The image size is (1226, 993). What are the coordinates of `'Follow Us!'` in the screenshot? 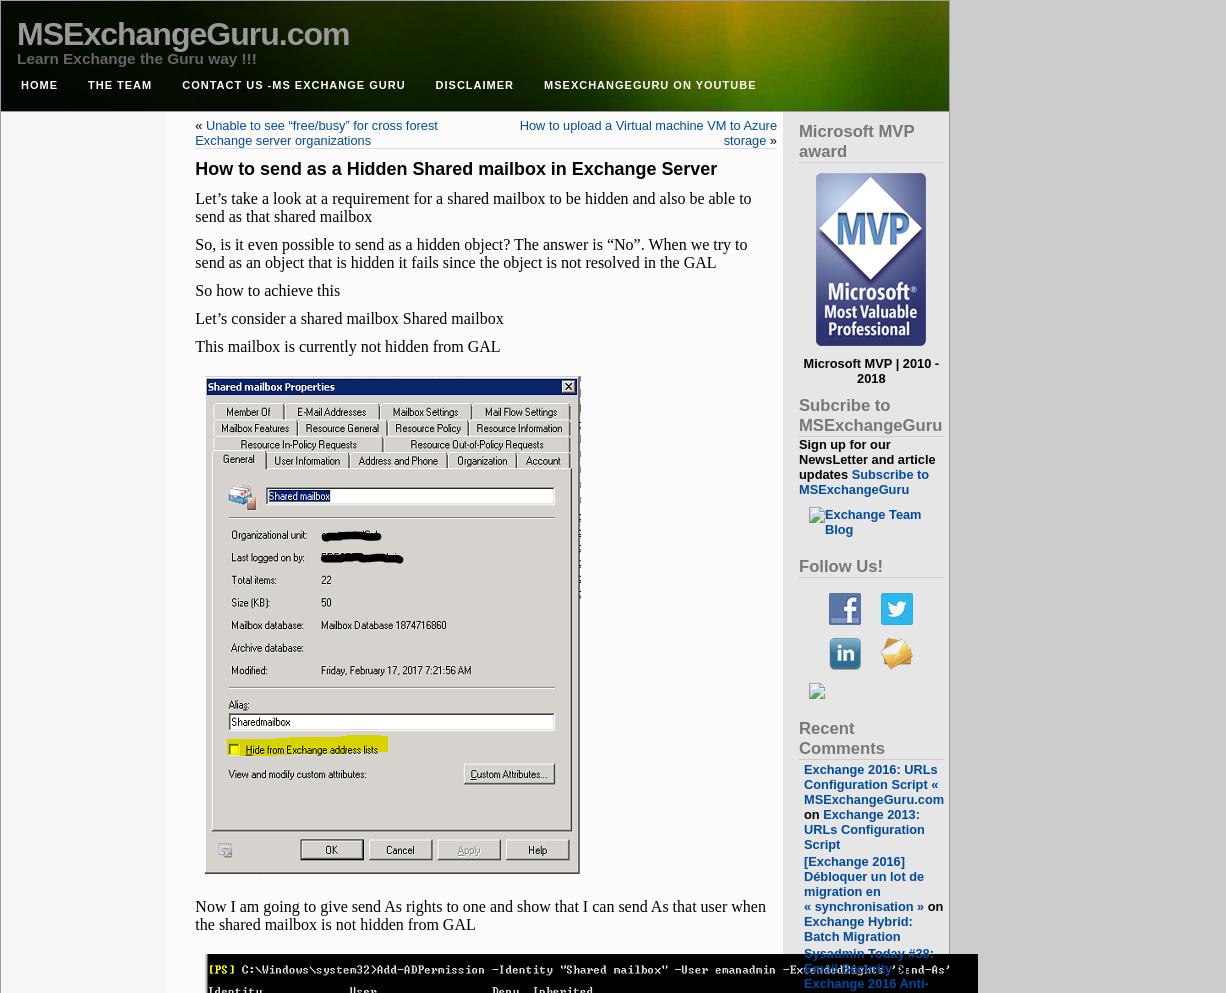 It's located at (841, 565).